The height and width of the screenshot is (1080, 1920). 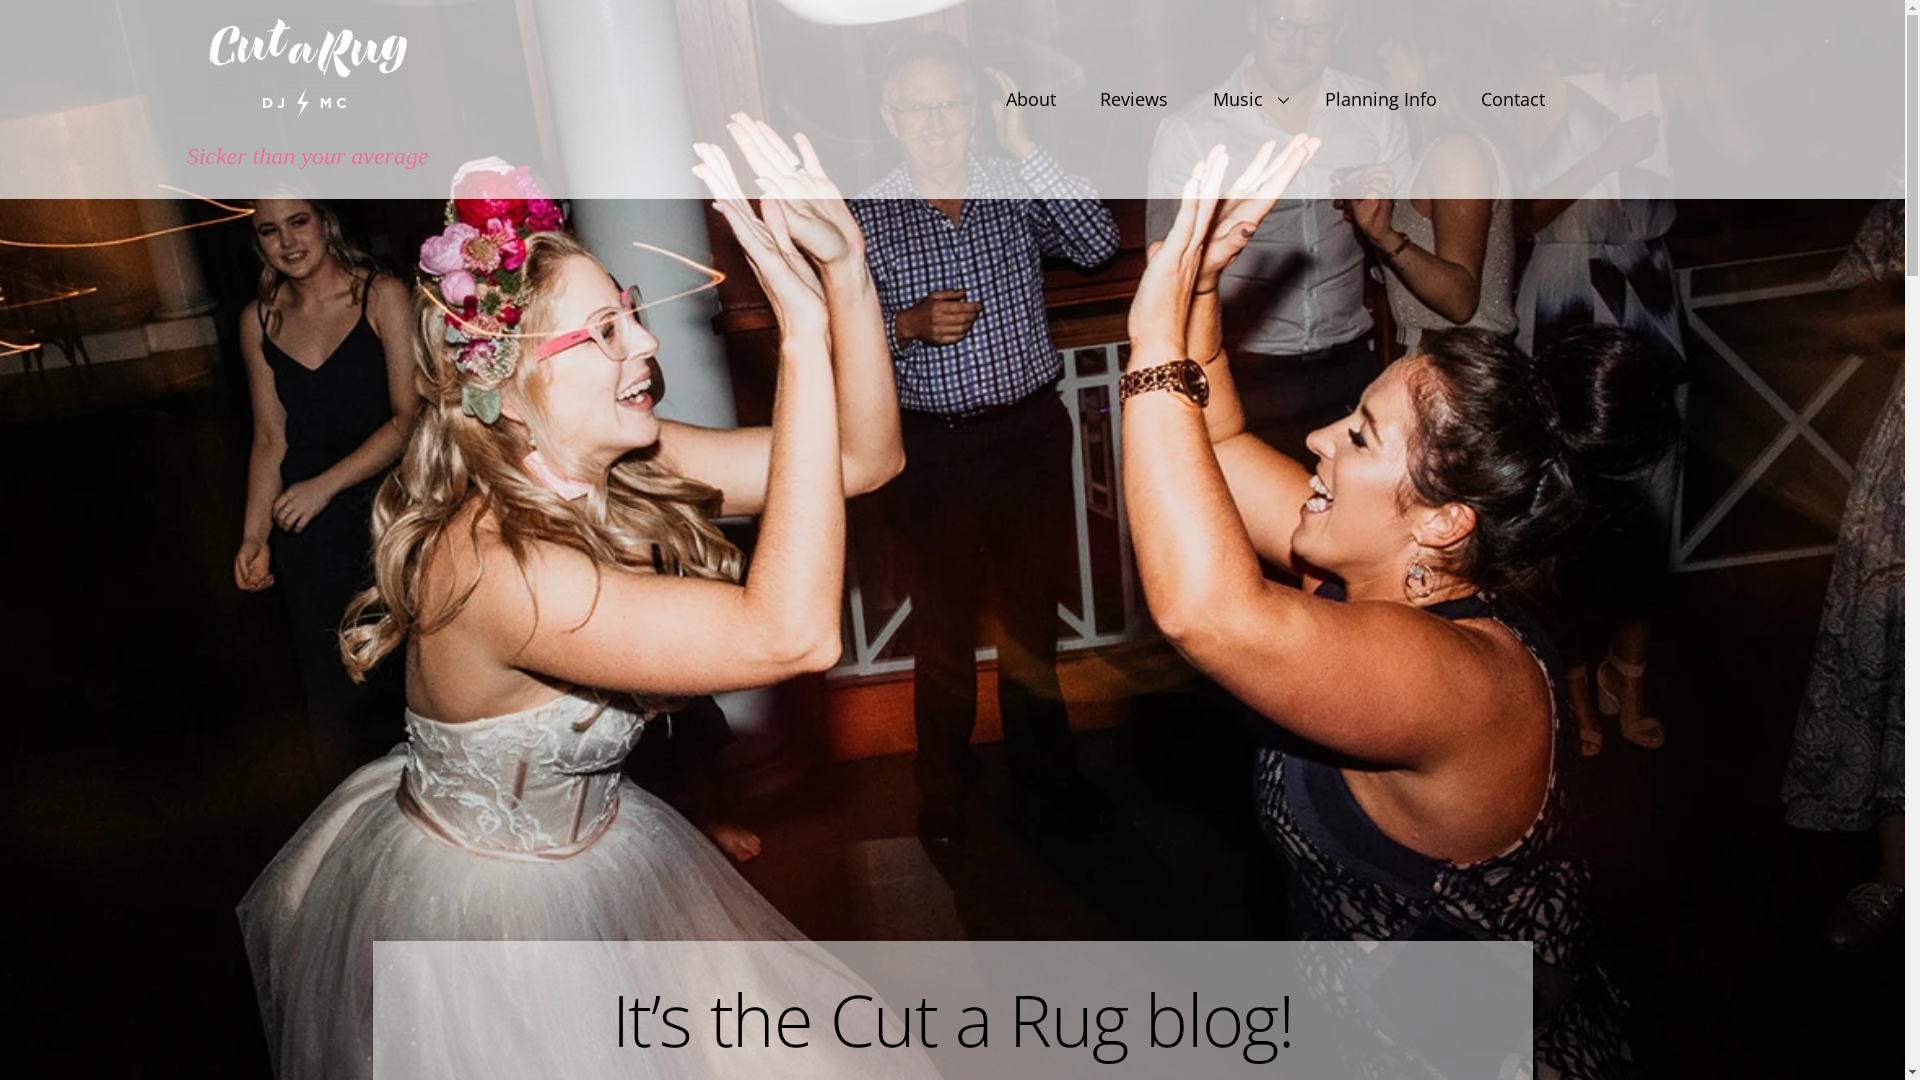 What do you see at coordinates (306, 67) in the screenshot?
I see `'logo-white'` at bounding box center [306, 67].